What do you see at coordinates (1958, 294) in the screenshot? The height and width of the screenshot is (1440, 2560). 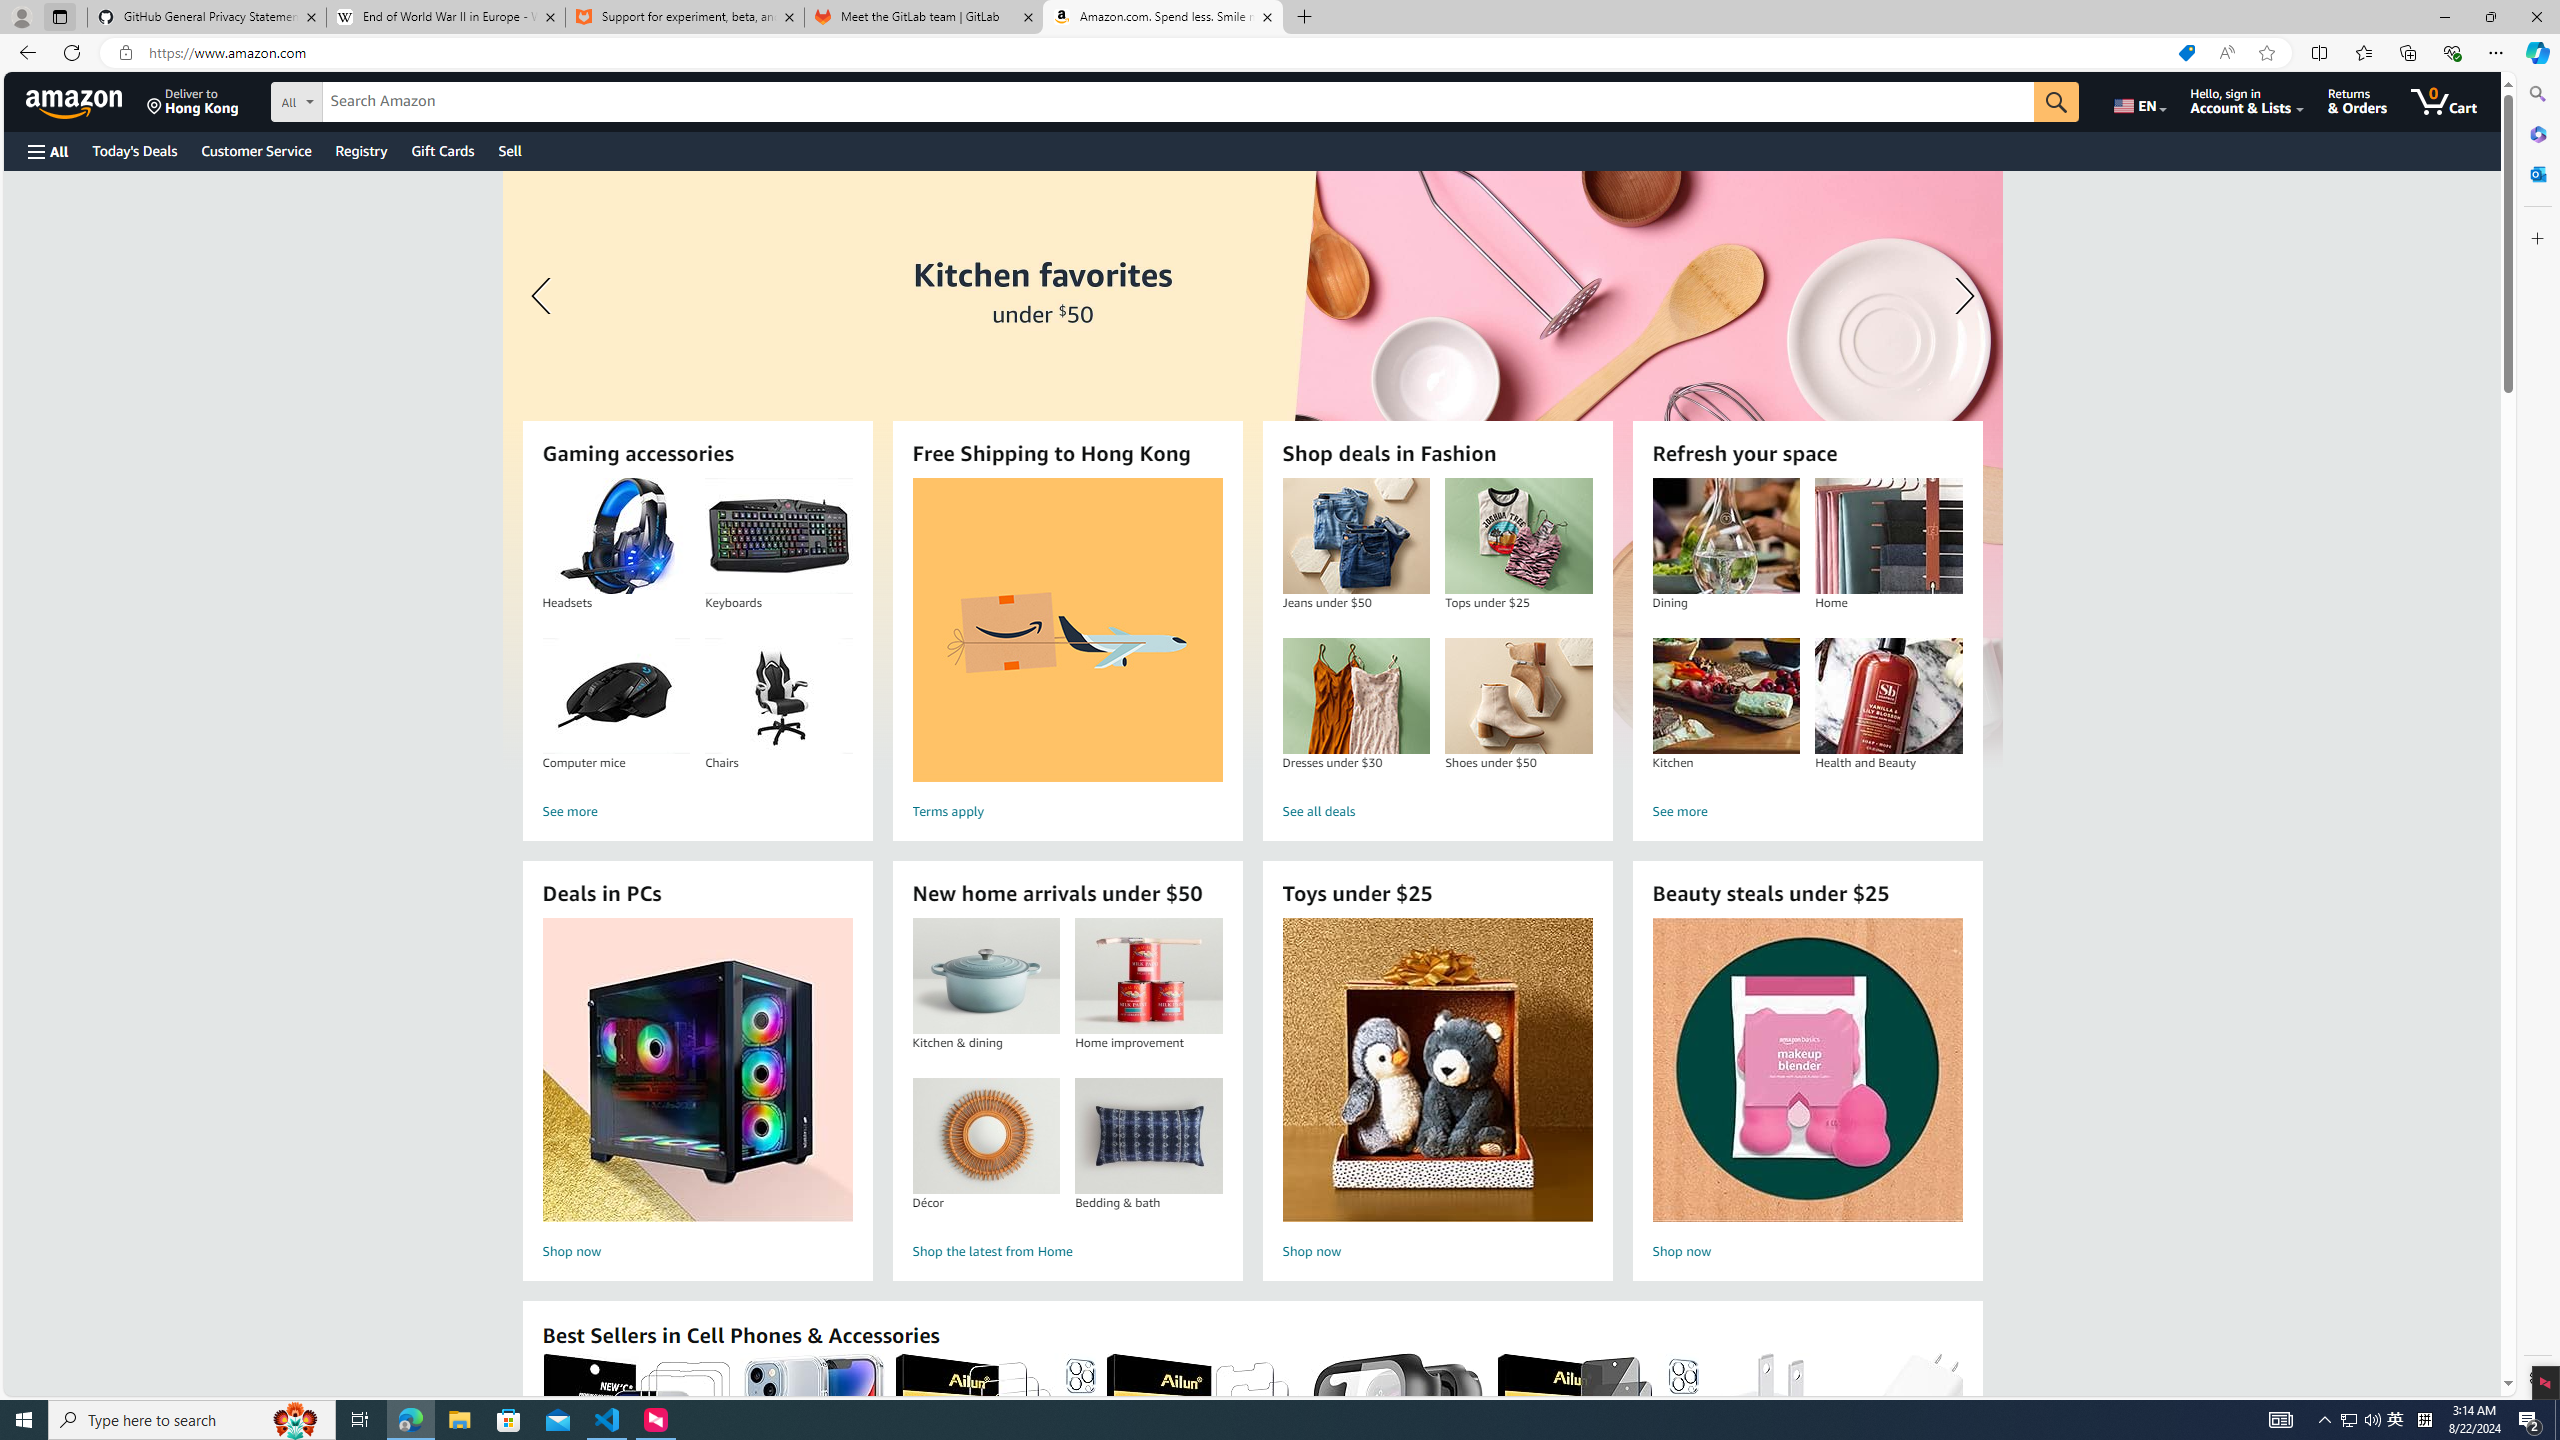 I see `'Next slide'` at bounding box center [1958, 294].